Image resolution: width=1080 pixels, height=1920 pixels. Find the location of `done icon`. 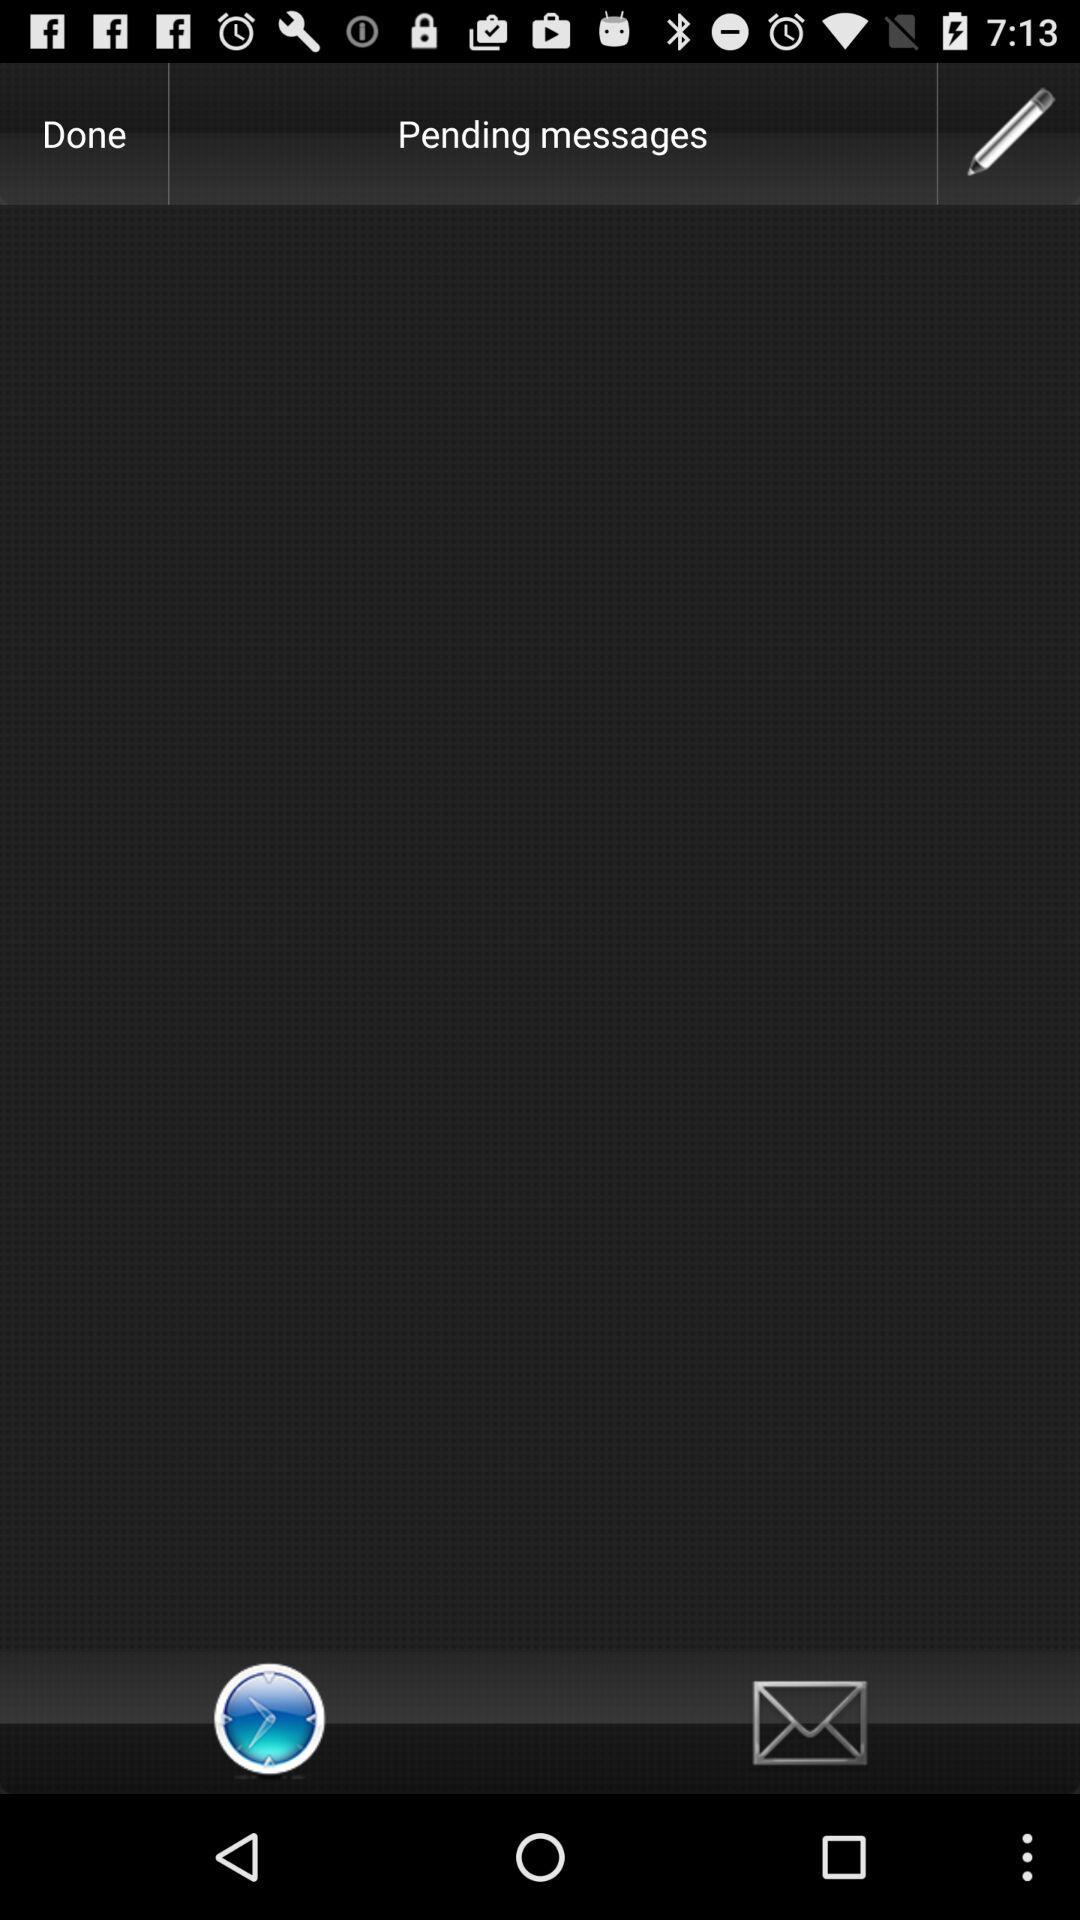

done icon is located at coordinates (83, 132).